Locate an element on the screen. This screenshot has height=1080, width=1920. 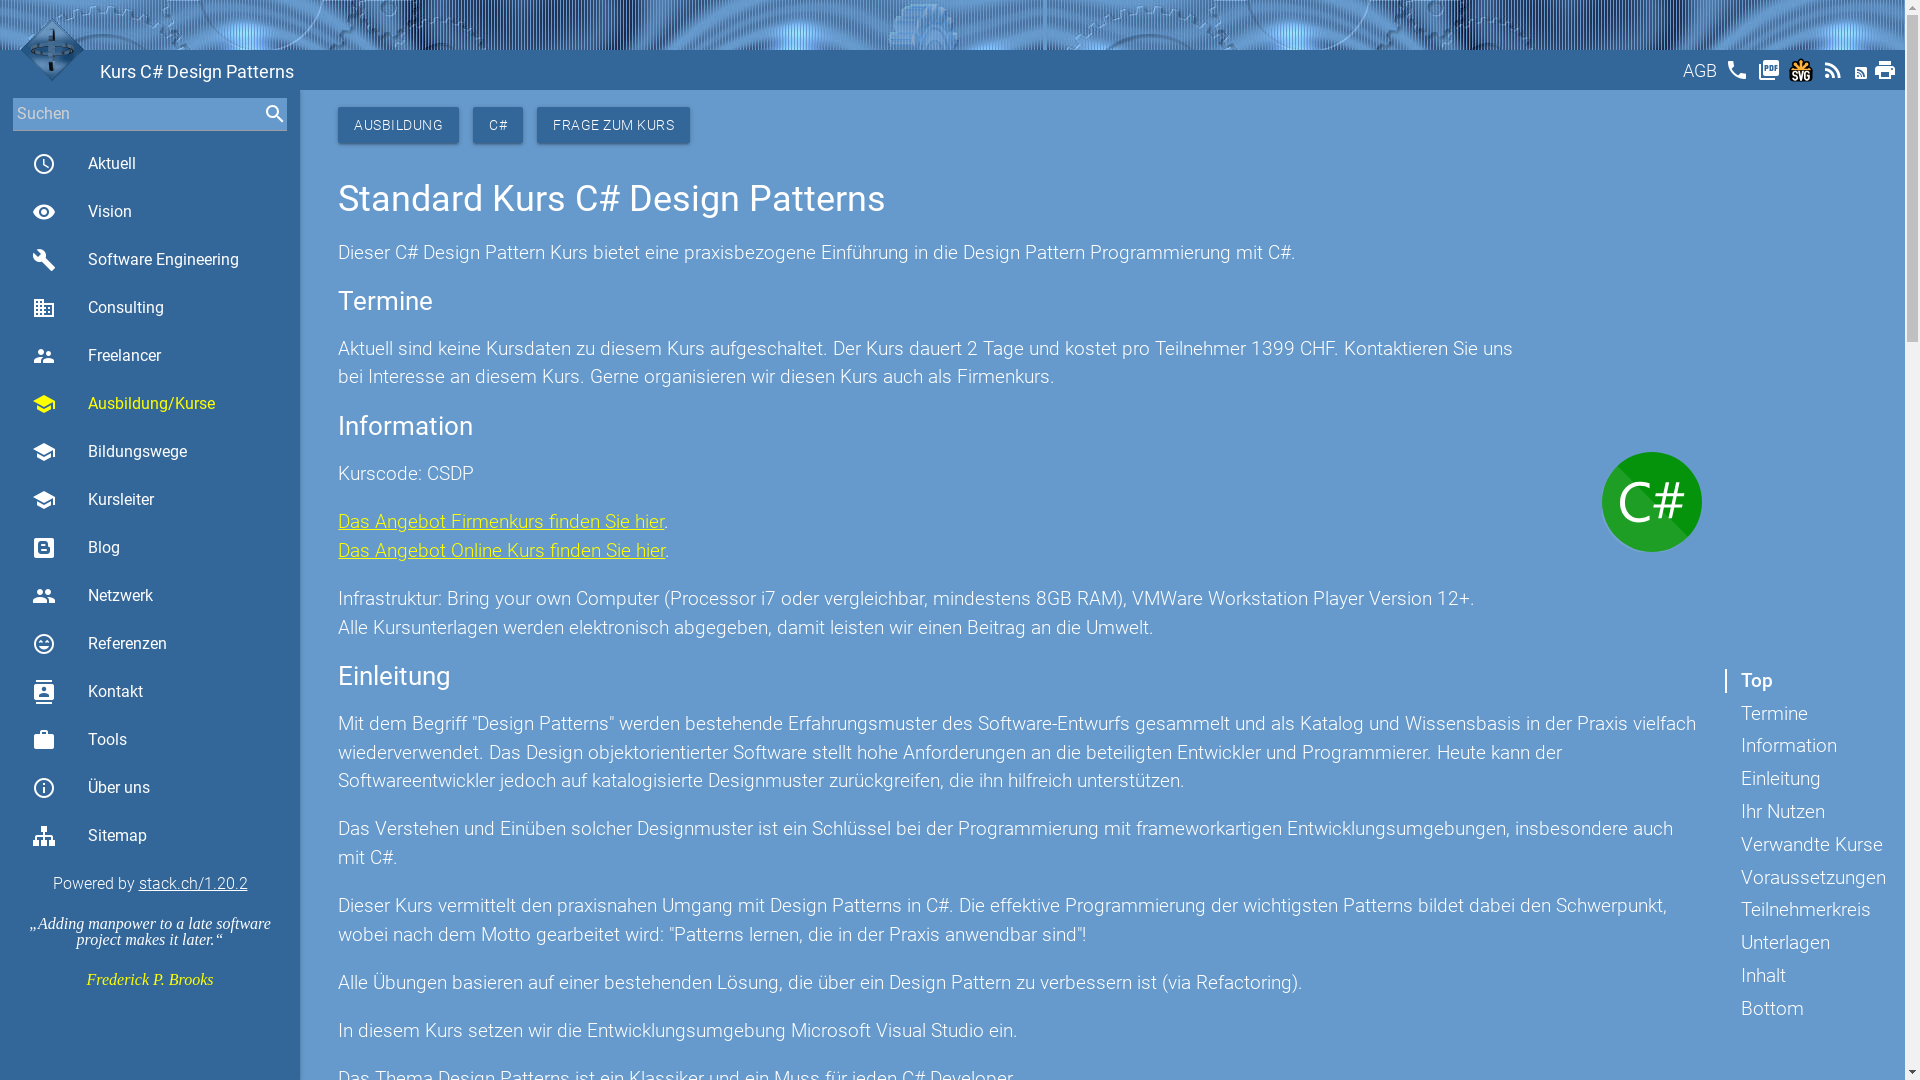
'Ihr Nutzen' is located at coordinates (1775, 812).